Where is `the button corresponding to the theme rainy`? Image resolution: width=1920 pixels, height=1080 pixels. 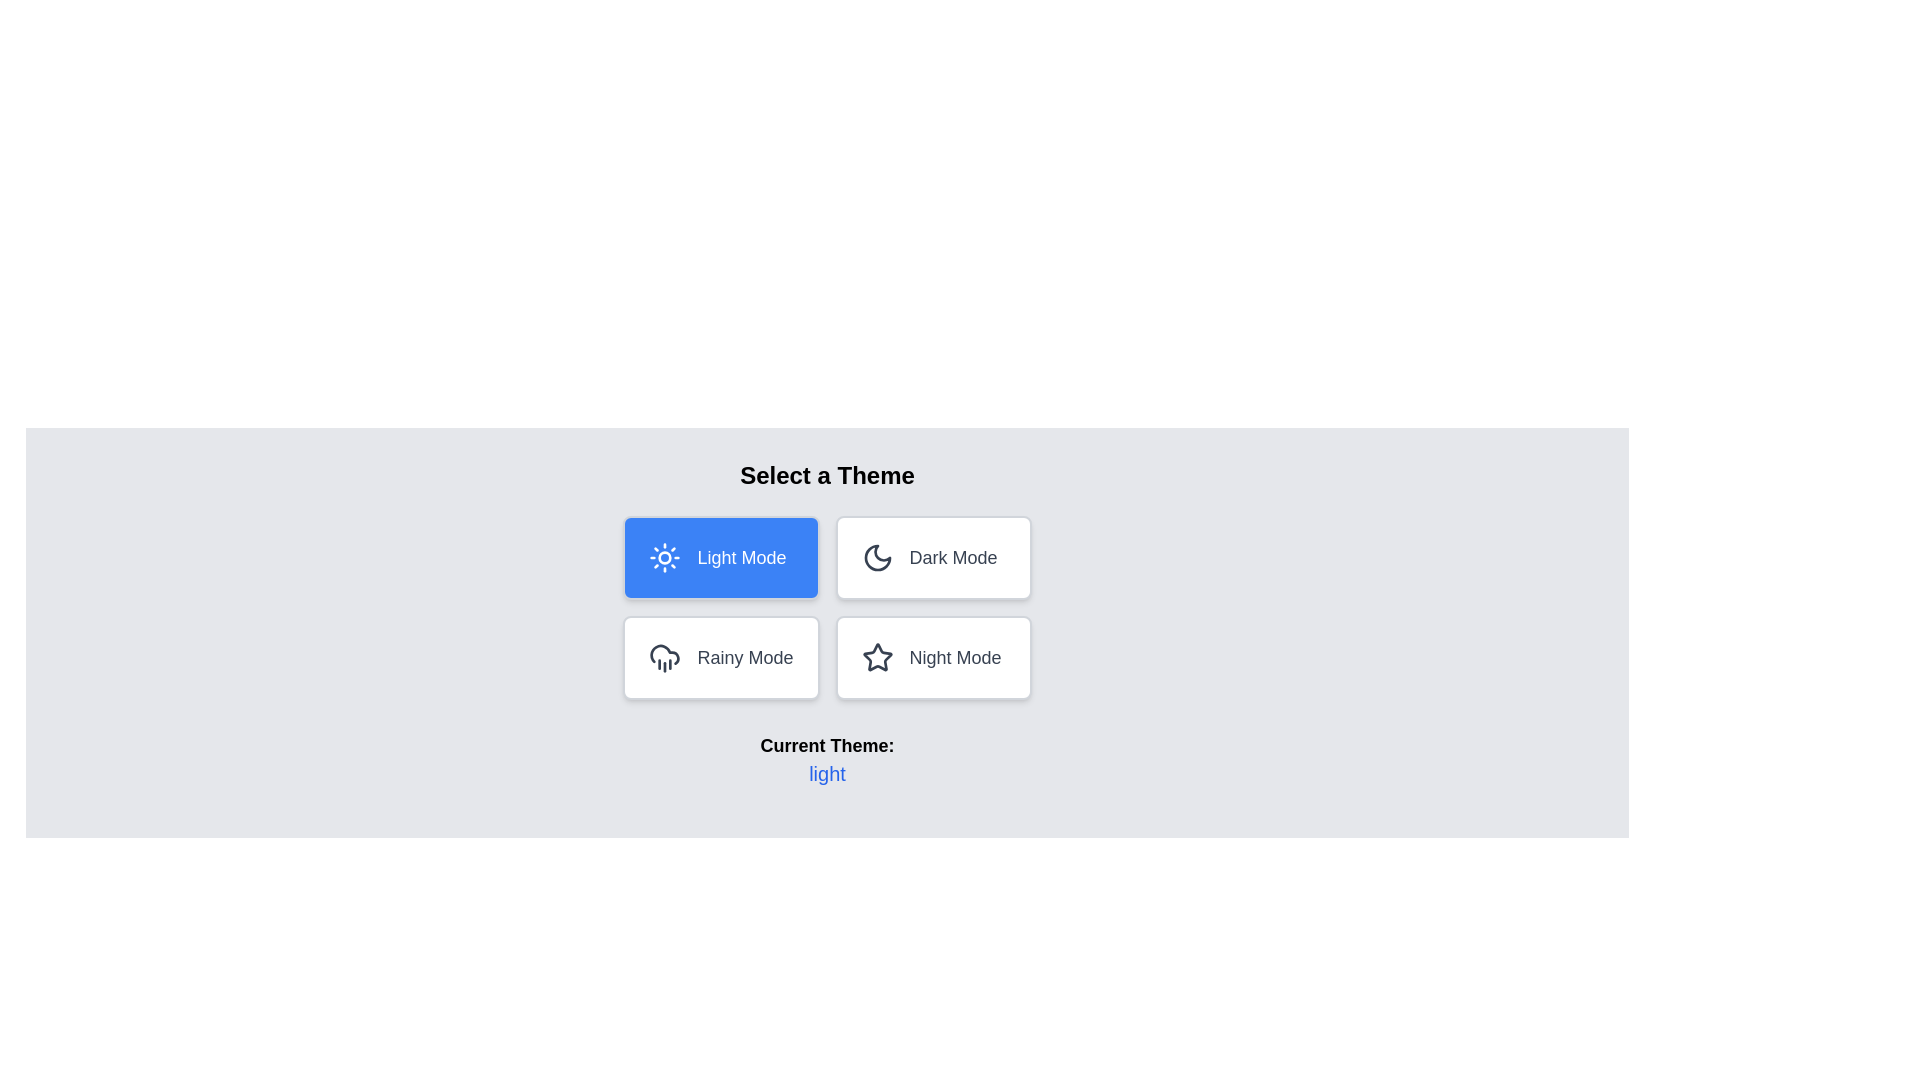 the button corresponding to the theme rainy is located at coordinates (720, 658).